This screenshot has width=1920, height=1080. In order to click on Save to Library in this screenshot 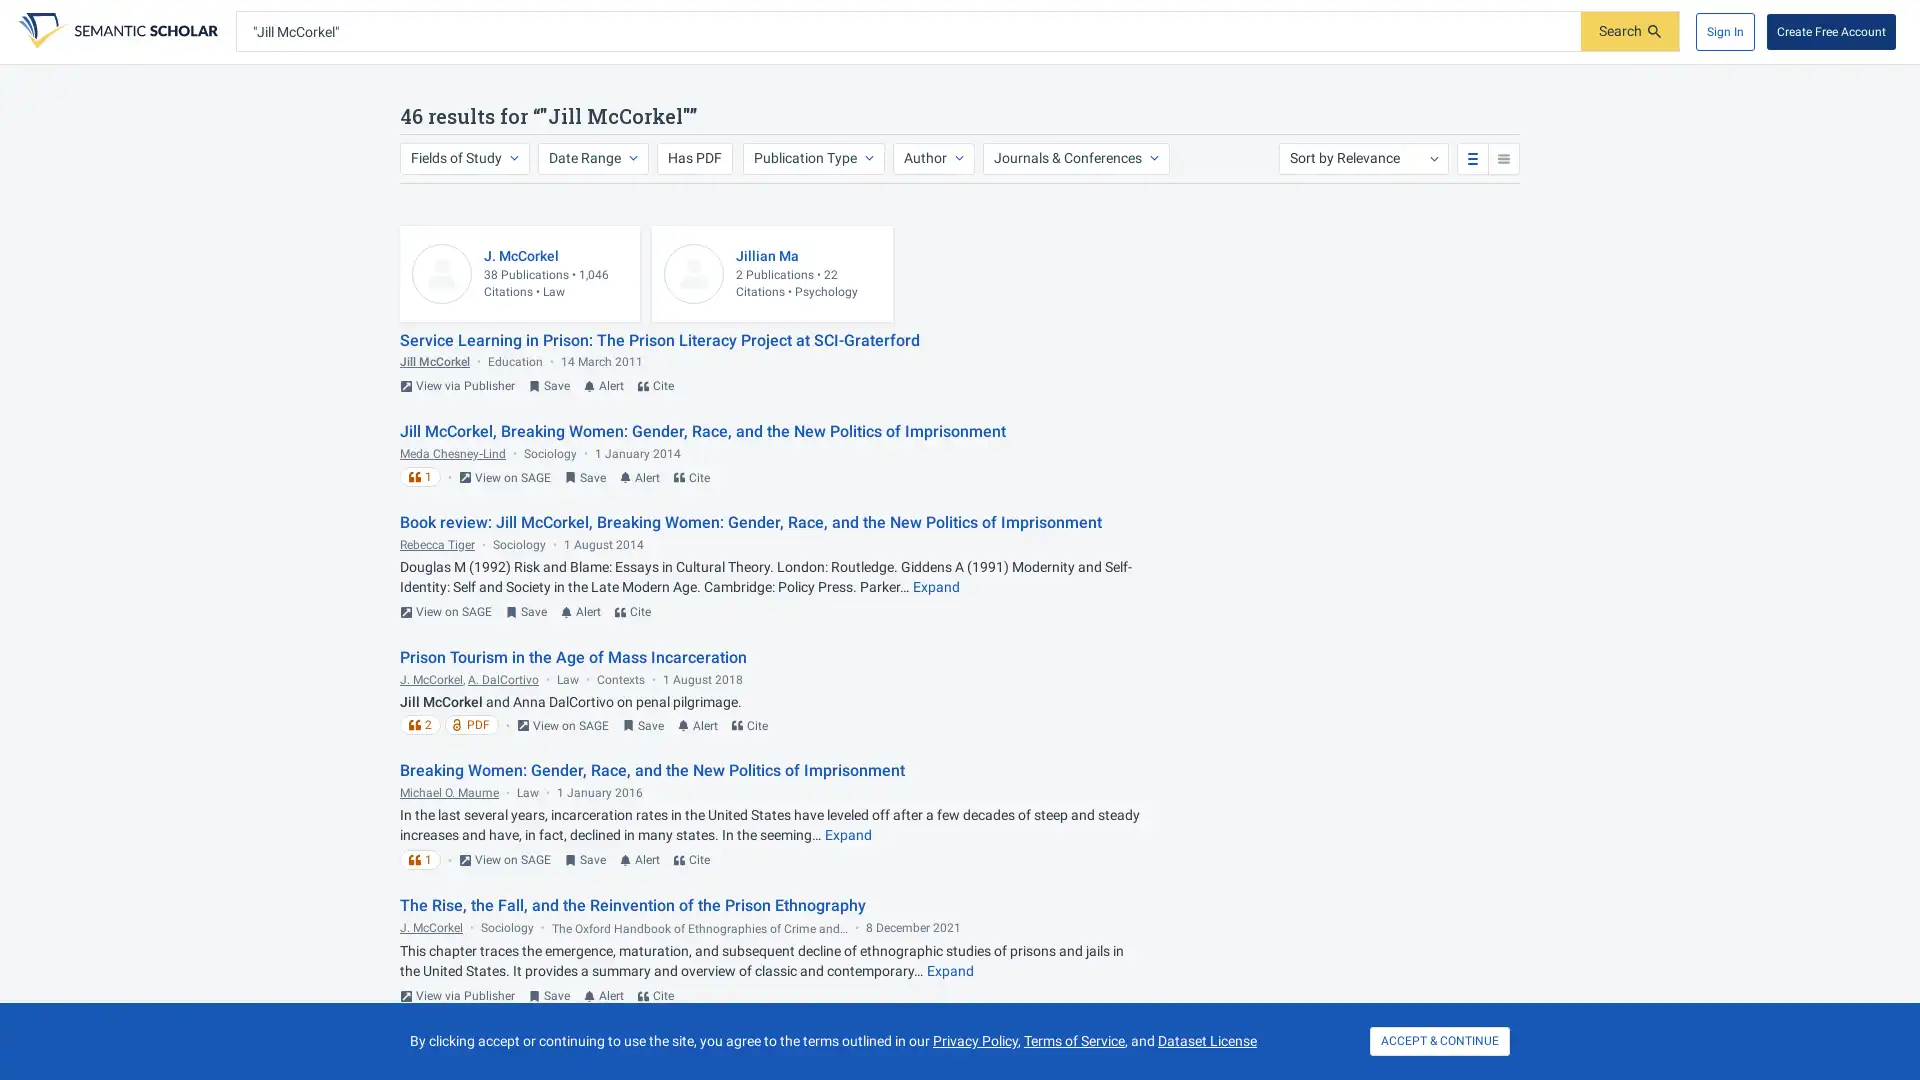, I will do `click(549, 386)`.